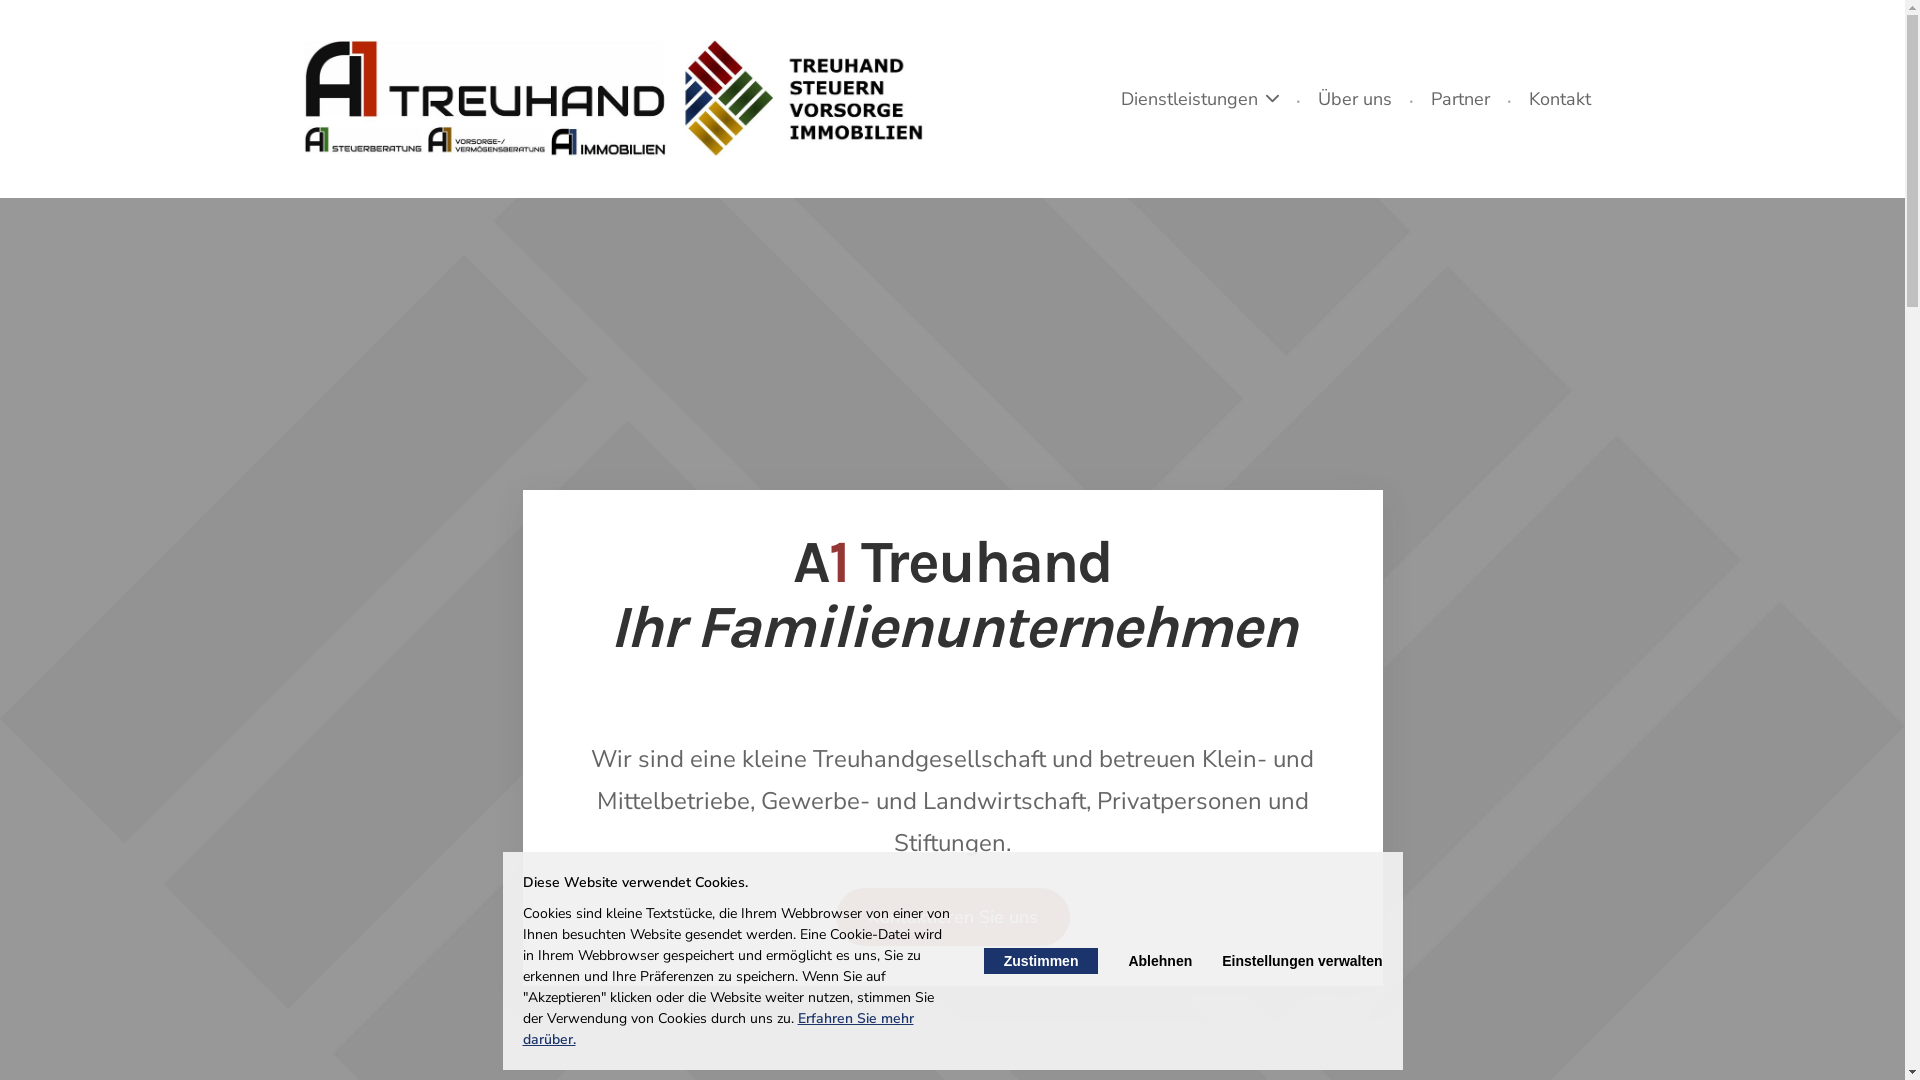  Describe the element at coordinates (835, 917) in the screenshot. I see `'Kontaktieren Sie uns'` at that location.